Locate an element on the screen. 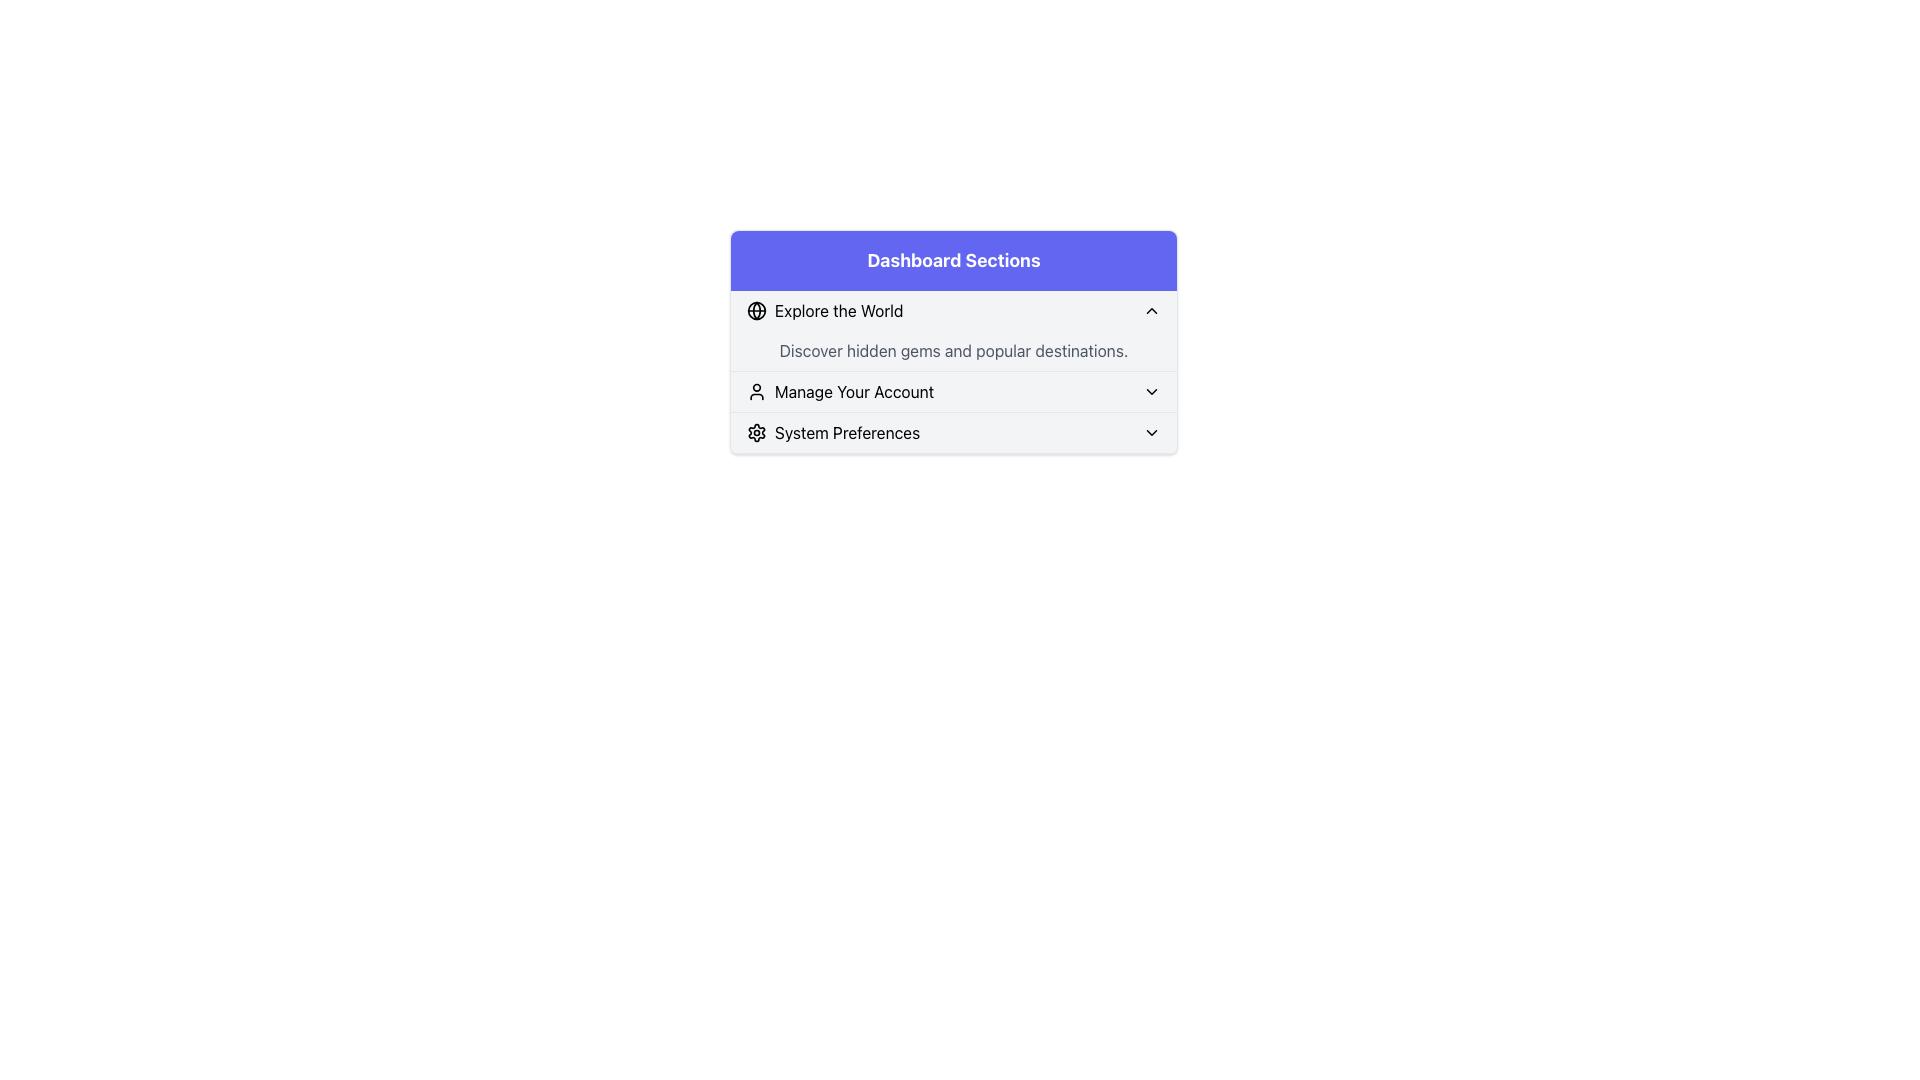  the text label with grey background reading 'Discover hidden gems and popular destinations', located under the title 'Explore the World' in the 'Dashboard Sections' panel is located at coordinates (953, 341).